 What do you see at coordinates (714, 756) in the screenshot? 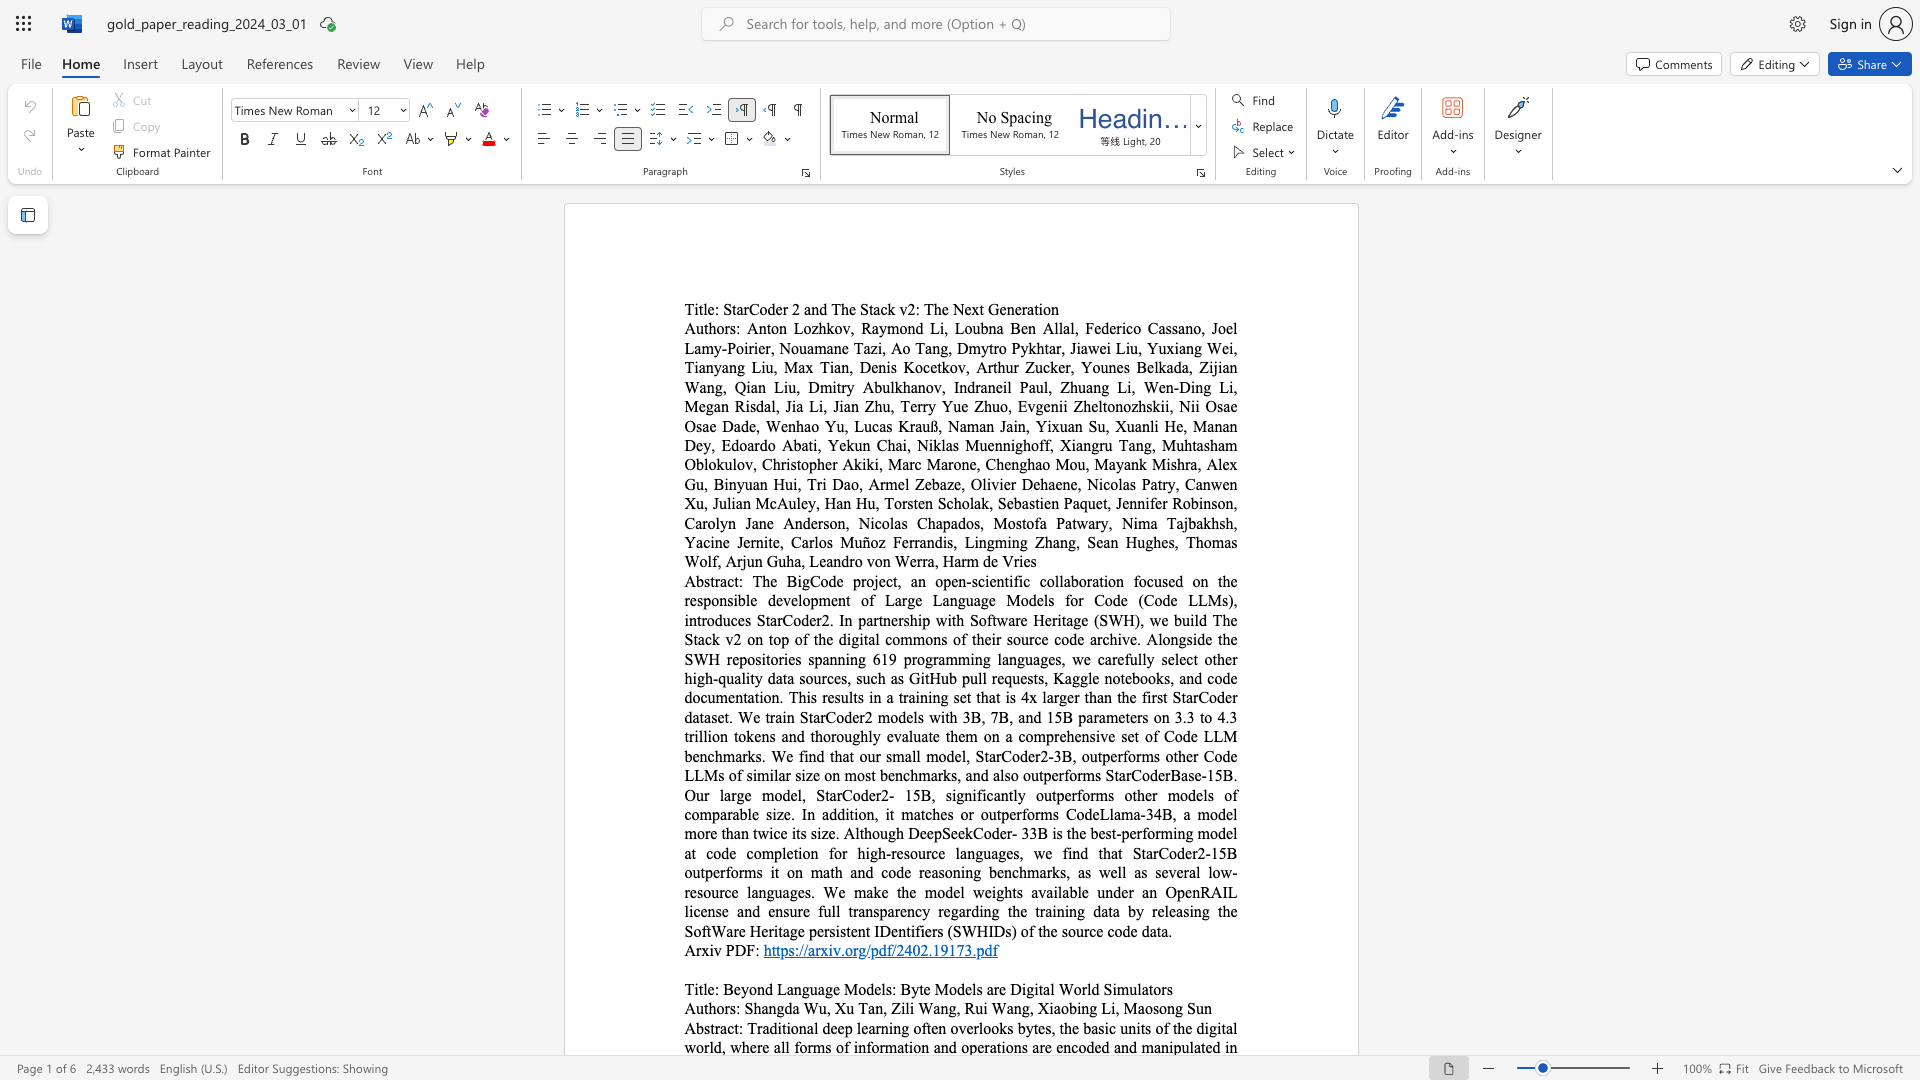
I see `the subset text "hmarks. We find tha" within the text "The BigCode project, an open-scientific collaboration focused on the responsible development of Large Language Models for Code (Code LLMs), introduces StarCoder2. In partnership with Software Heritage (SWH), we build The Stack v2 on top of the digital commons of their source code archive. Alongside the SWH repositories spanning 619 programming languages, we carefully select other high-quality data sources, such as GitHub pull requests, Kaggle notebooks, and code documentation. This results in a training set that is 4x larger than the first StarCoder dataset. We train StarCoder2 models with 3B, 7B, and 15B parameters on 3.3 to 4.3 trillion tokens and thoroughly evaluate them on a comprehensive set of Code LLM benchmarks. We find that our small model, StarCoder2-3B, outperforms other Code LLMs of similar size on most benchmarks, and also outperforms StarCoderBase-15B. Our large model, StarCoder2- 15B, significantly outperforms other models of comparable size. In addition, it matches or outperforms CodeLlama-34B, a model more than twice its size. Although DeepSeekCoder- 33B is the best-performing model at code completion for high-resource languages, we find that StarCoder2-15B outperforms it on math and code reasoning benchmarks, as well as several low-resource languages. We make the model weights available under an OpenRAIL license and ensure full transparency regarding the training data by releasing the SoftWare Heritage persistent IDentifiers (SWHIDs) of the source code data."` at bounding box center [714, 756].